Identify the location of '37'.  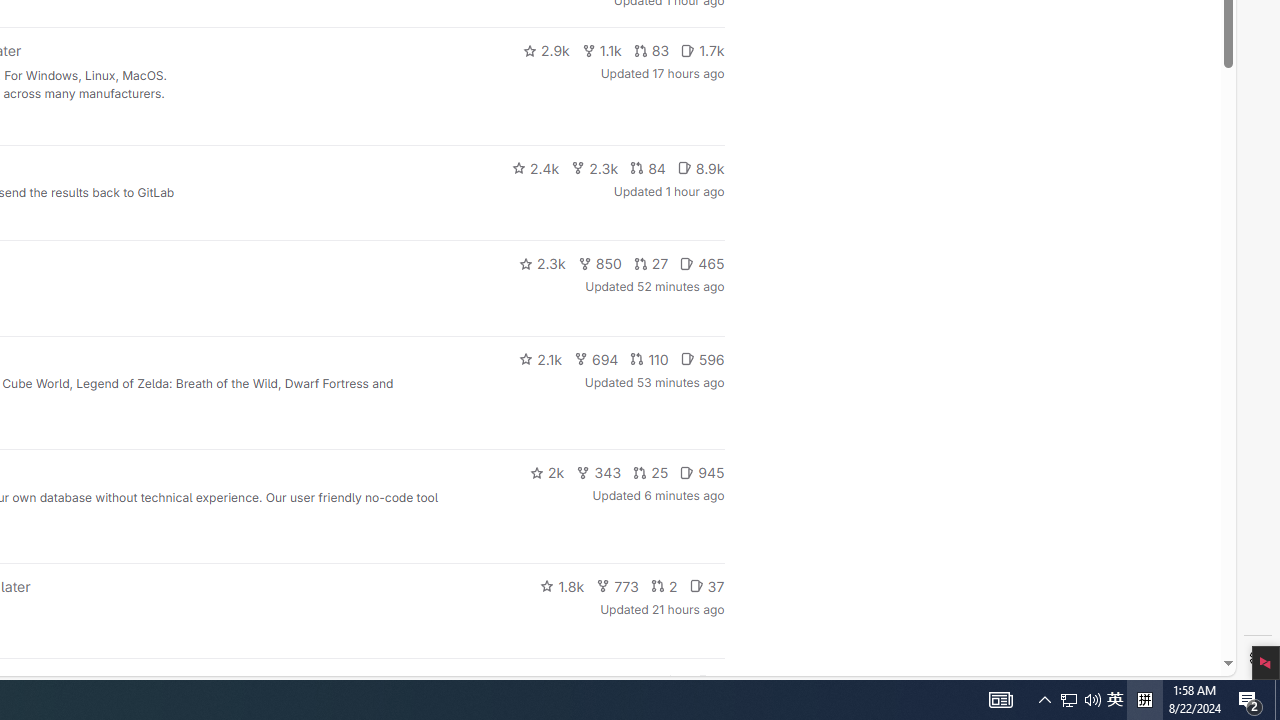
(706, 585).